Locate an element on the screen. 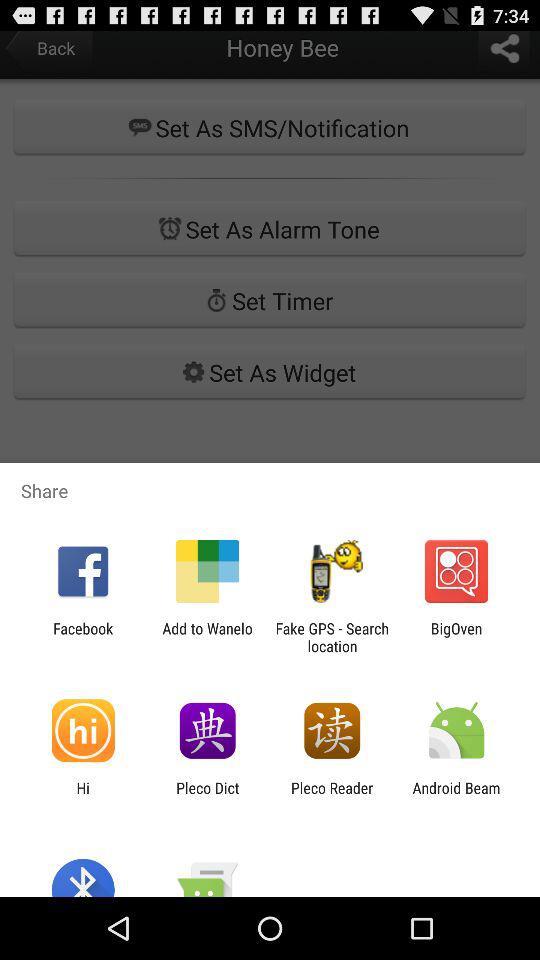  the icon next to android beam icon is located at coordinates (332, 796).